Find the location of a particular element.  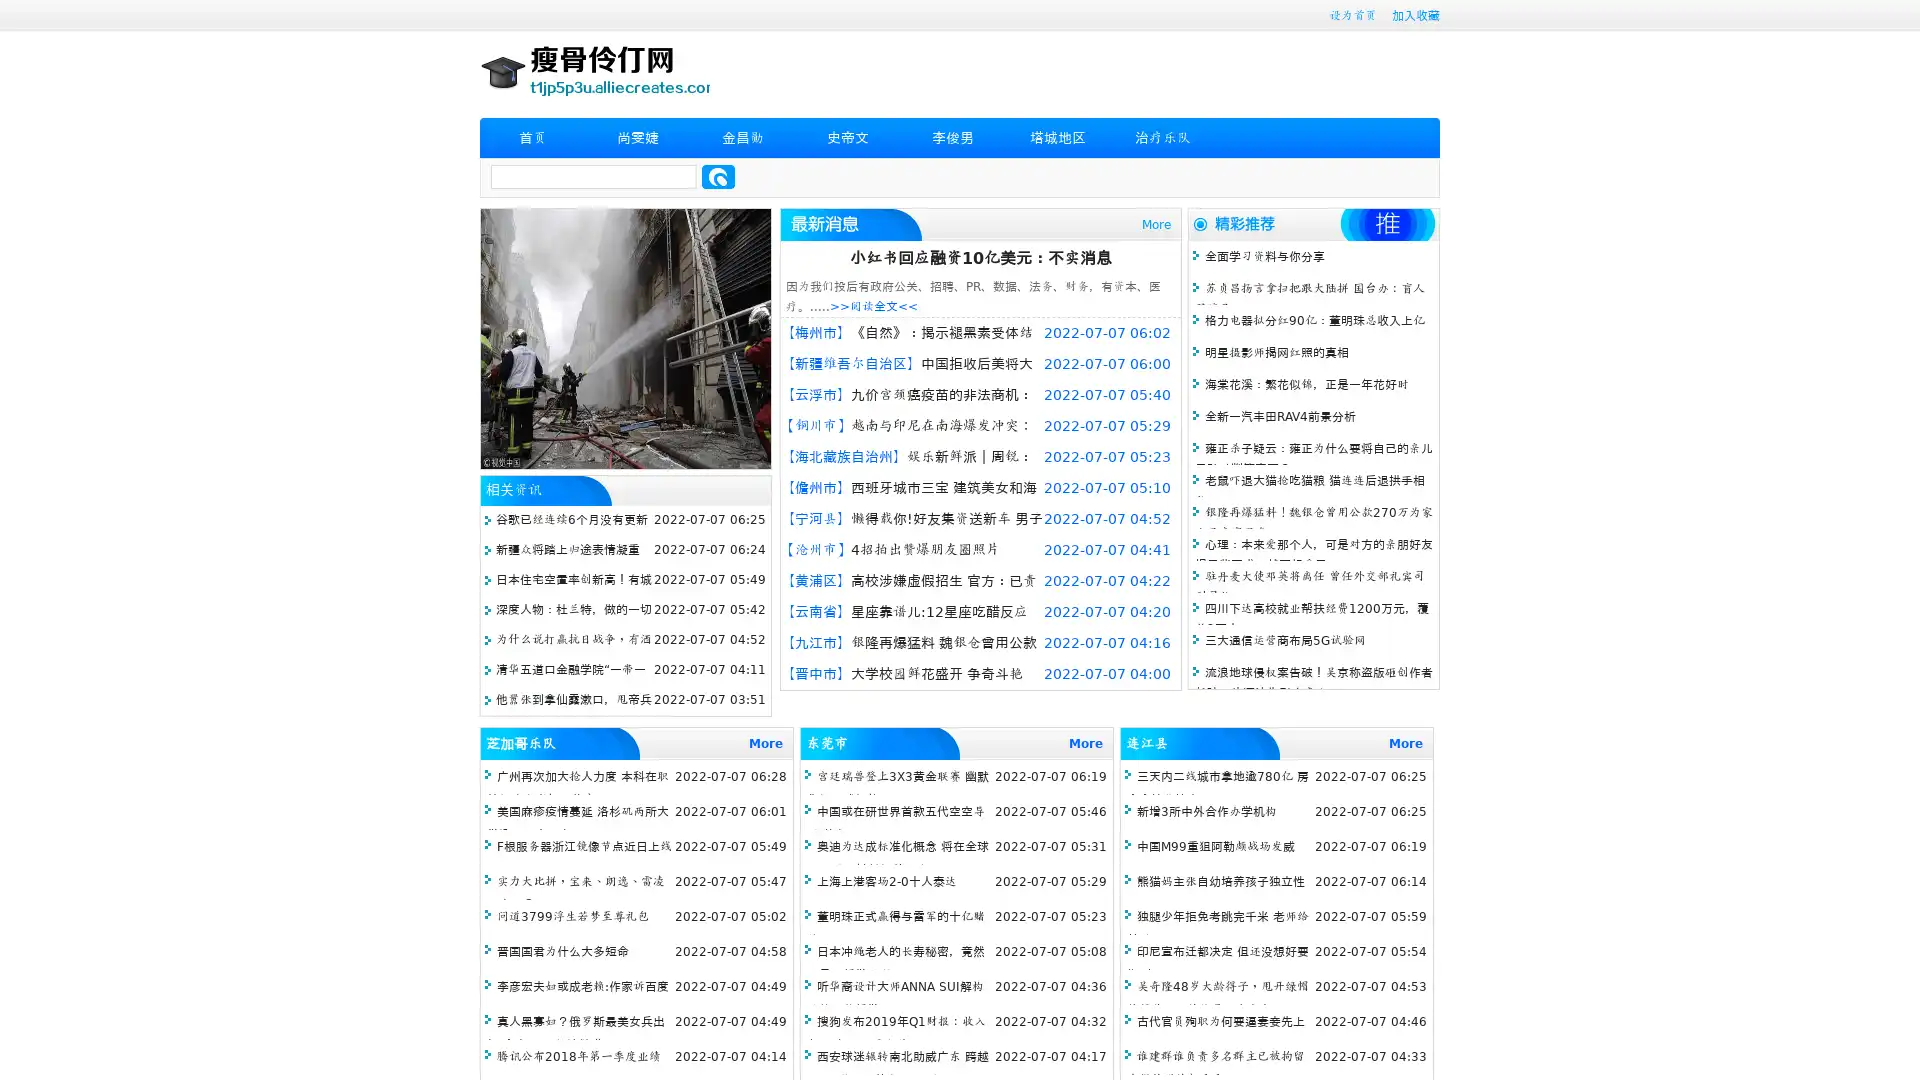

Search is located at coordinates (718, 176).